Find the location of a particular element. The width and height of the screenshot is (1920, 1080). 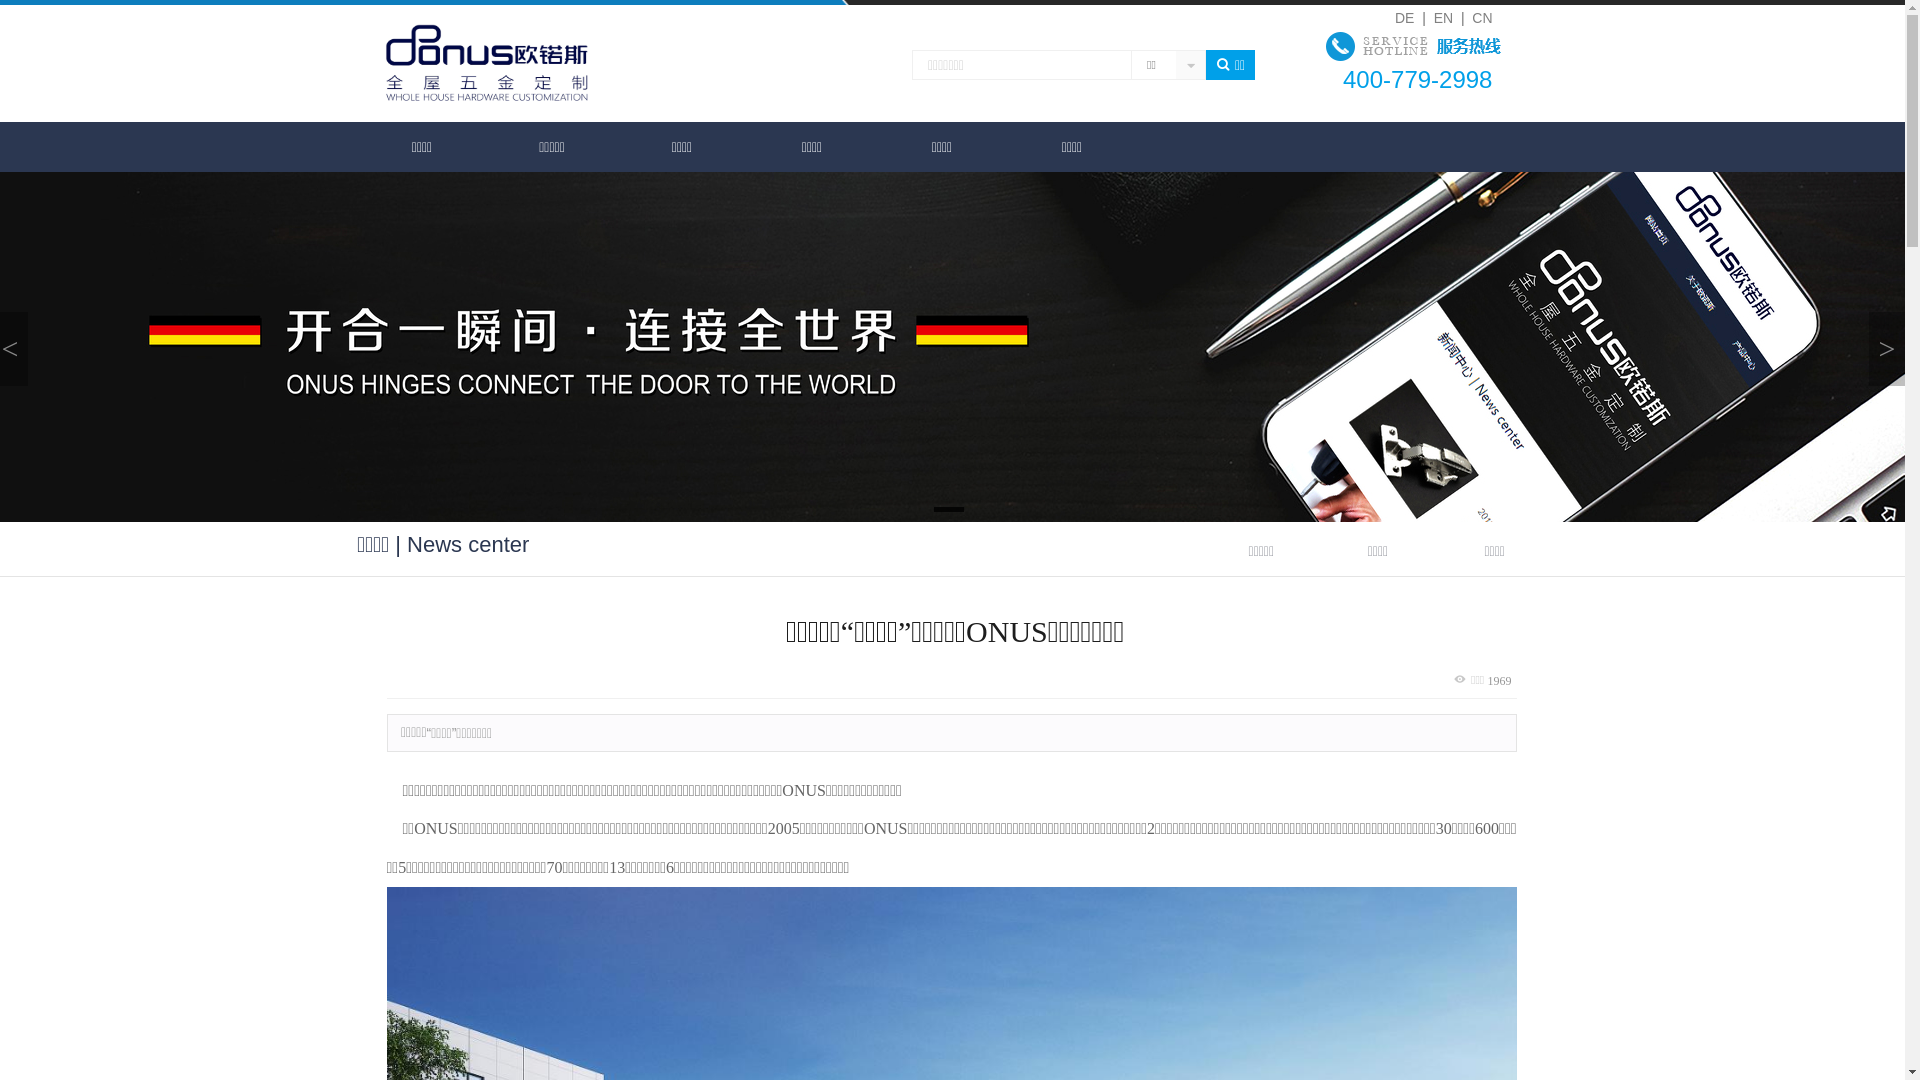

'CN' is located at coordinates (1482, 18).